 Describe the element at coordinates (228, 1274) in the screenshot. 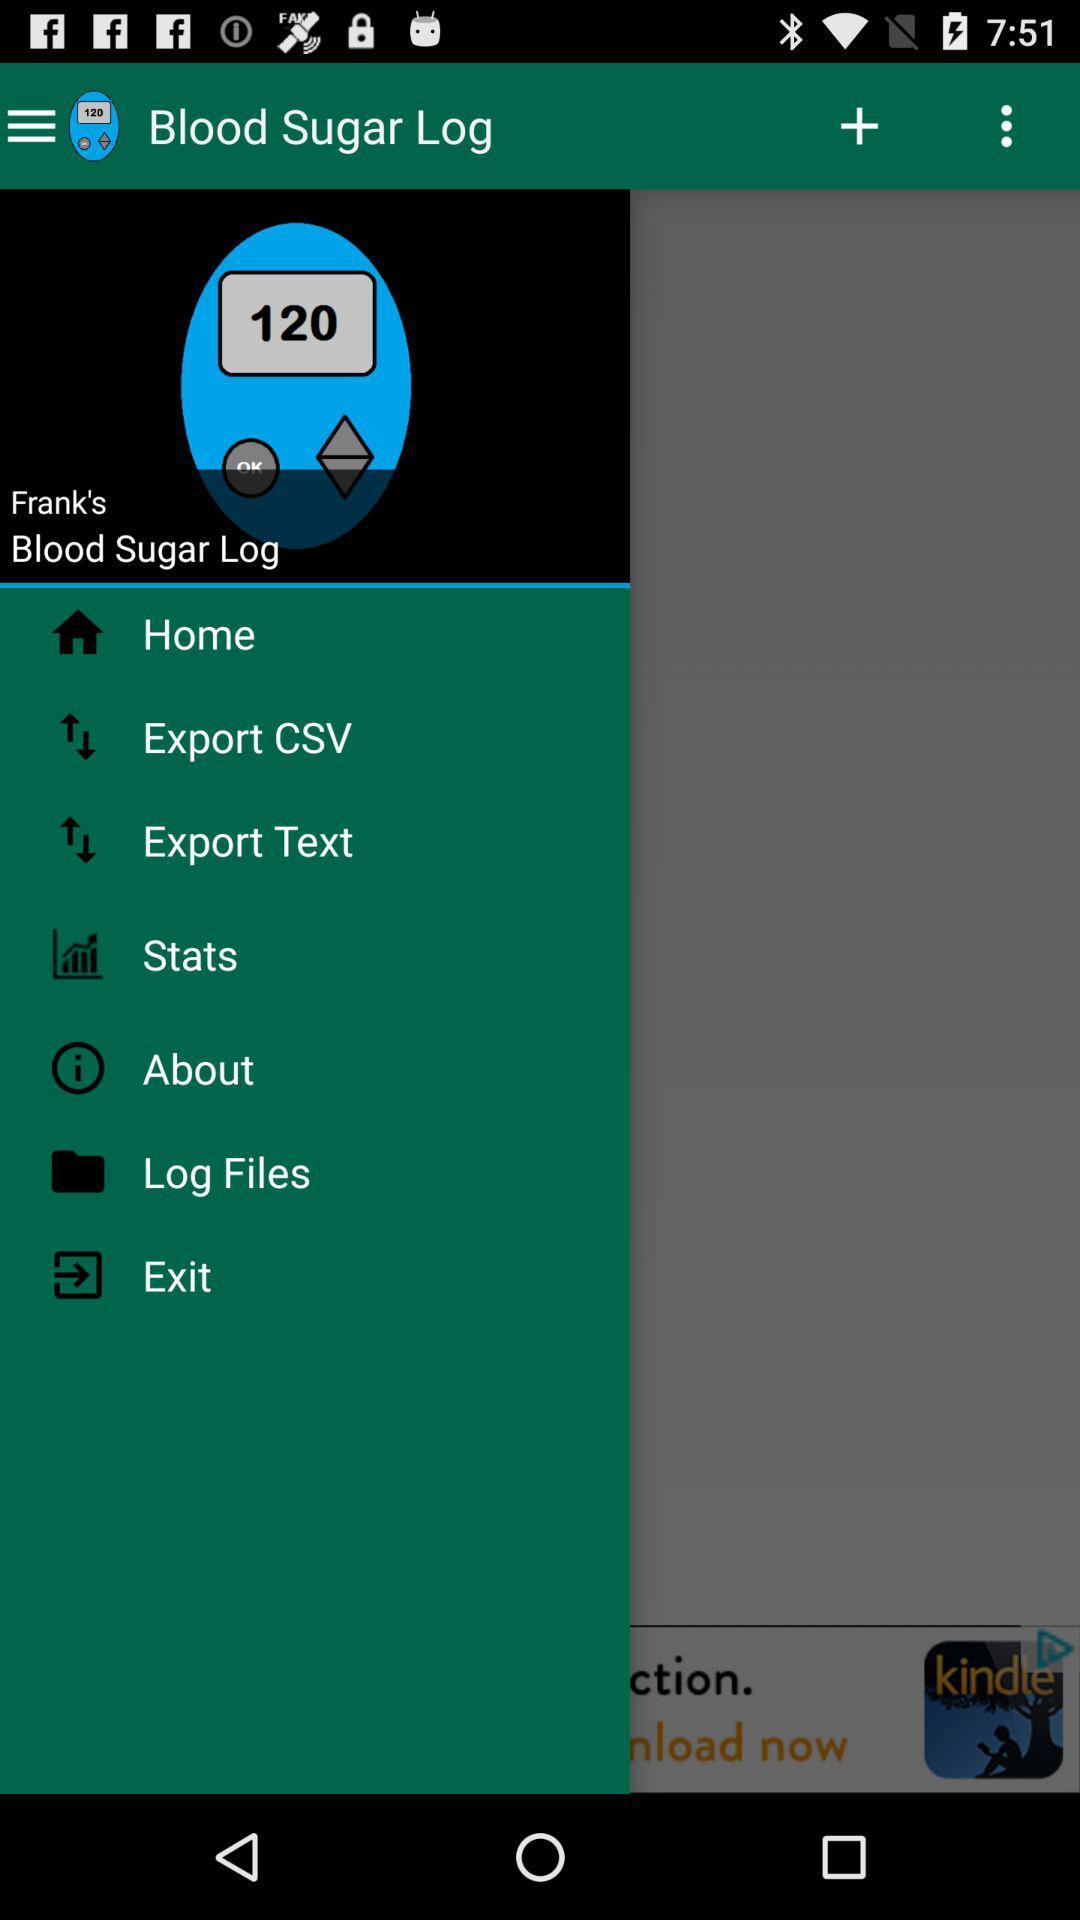

I see `the item below the log files item` at that location.